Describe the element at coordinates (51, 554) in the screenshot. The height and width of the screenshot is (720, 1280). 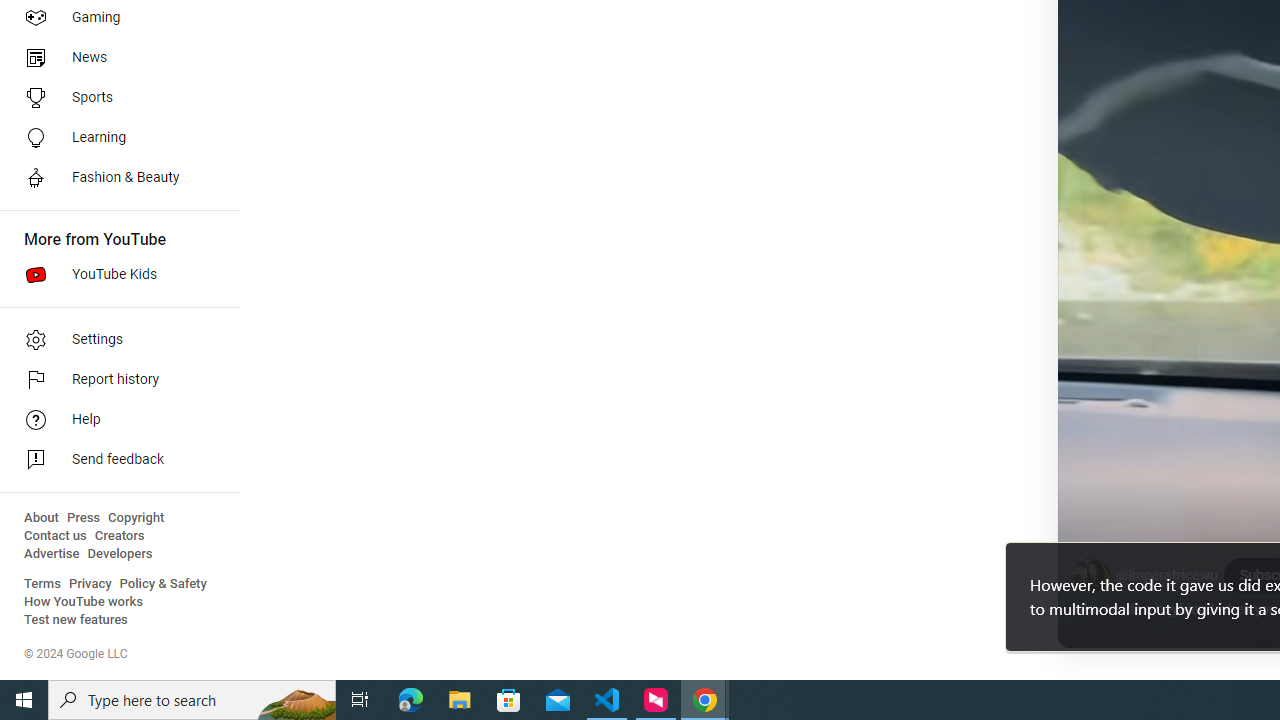
I see `'Advertise'` at that location.